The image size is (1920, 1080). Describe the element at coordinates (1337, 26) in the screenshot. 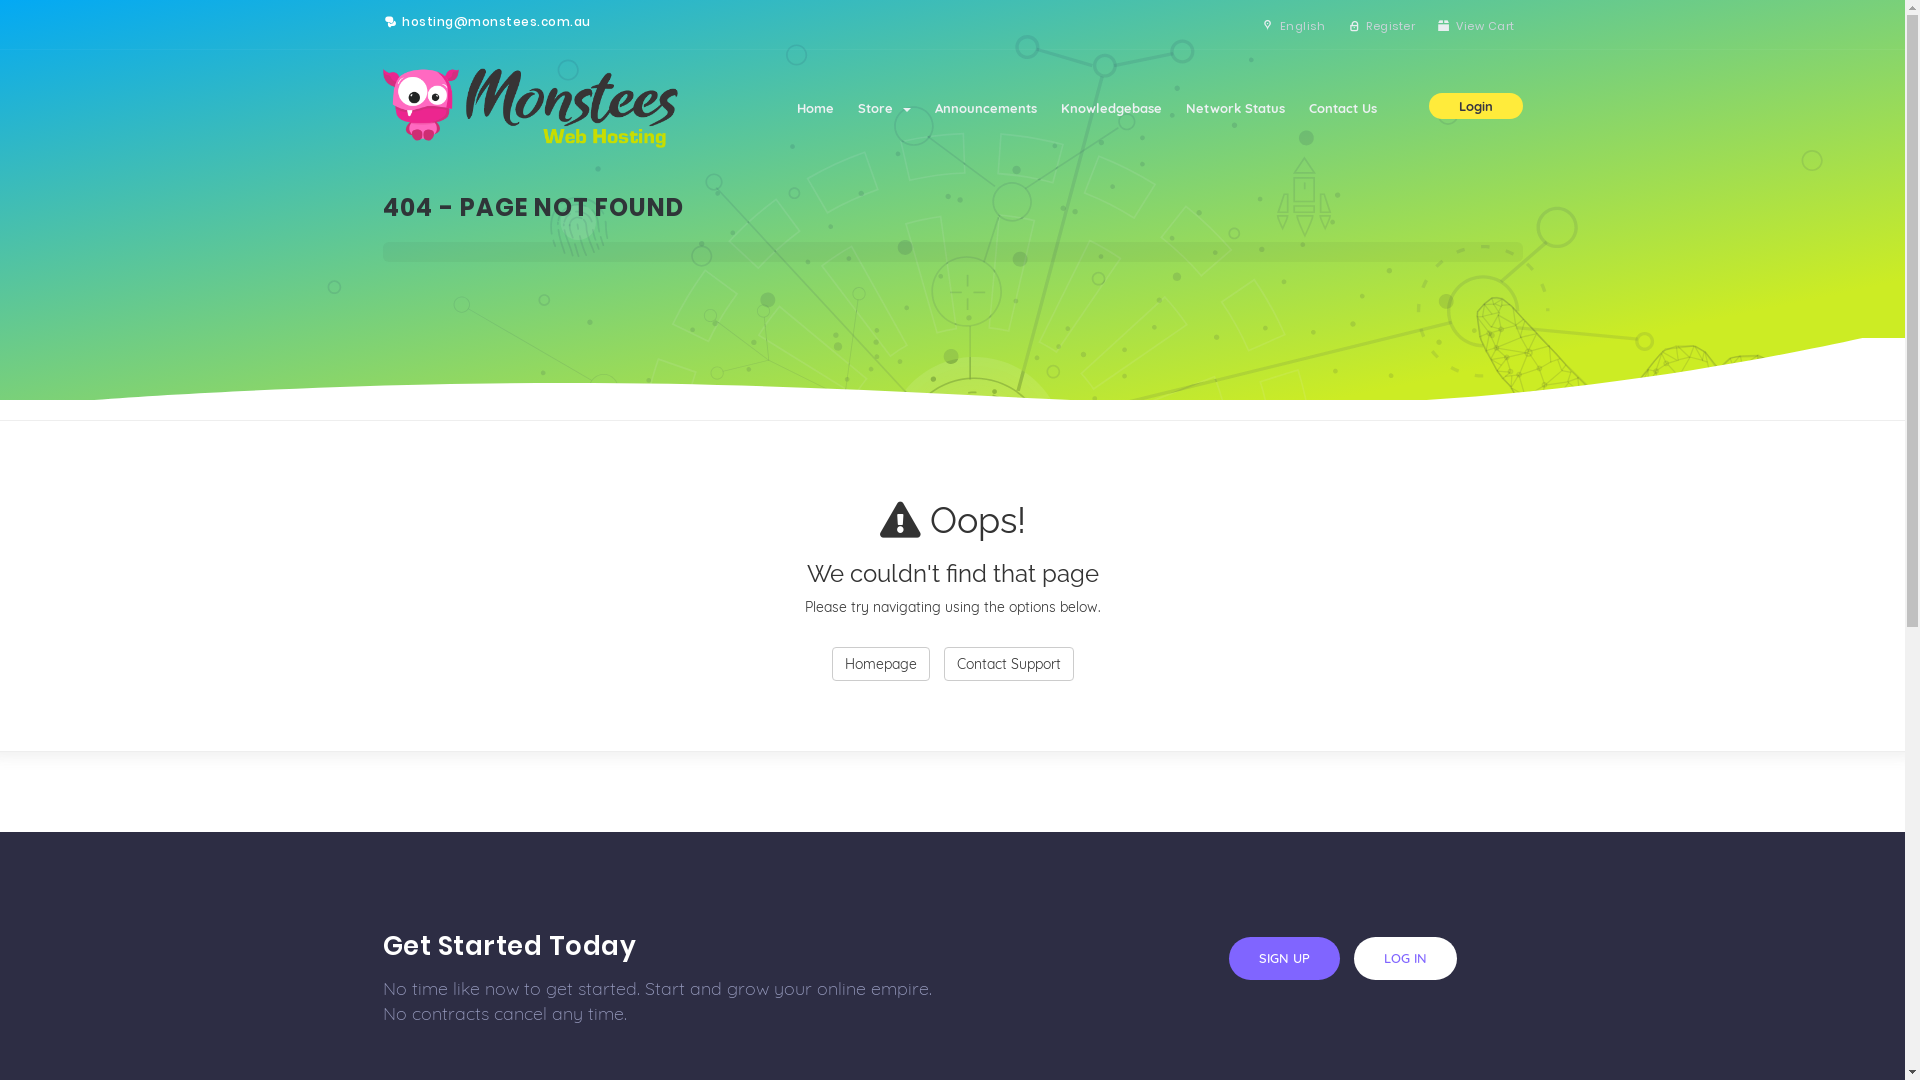

I see `'Register'` at that location.